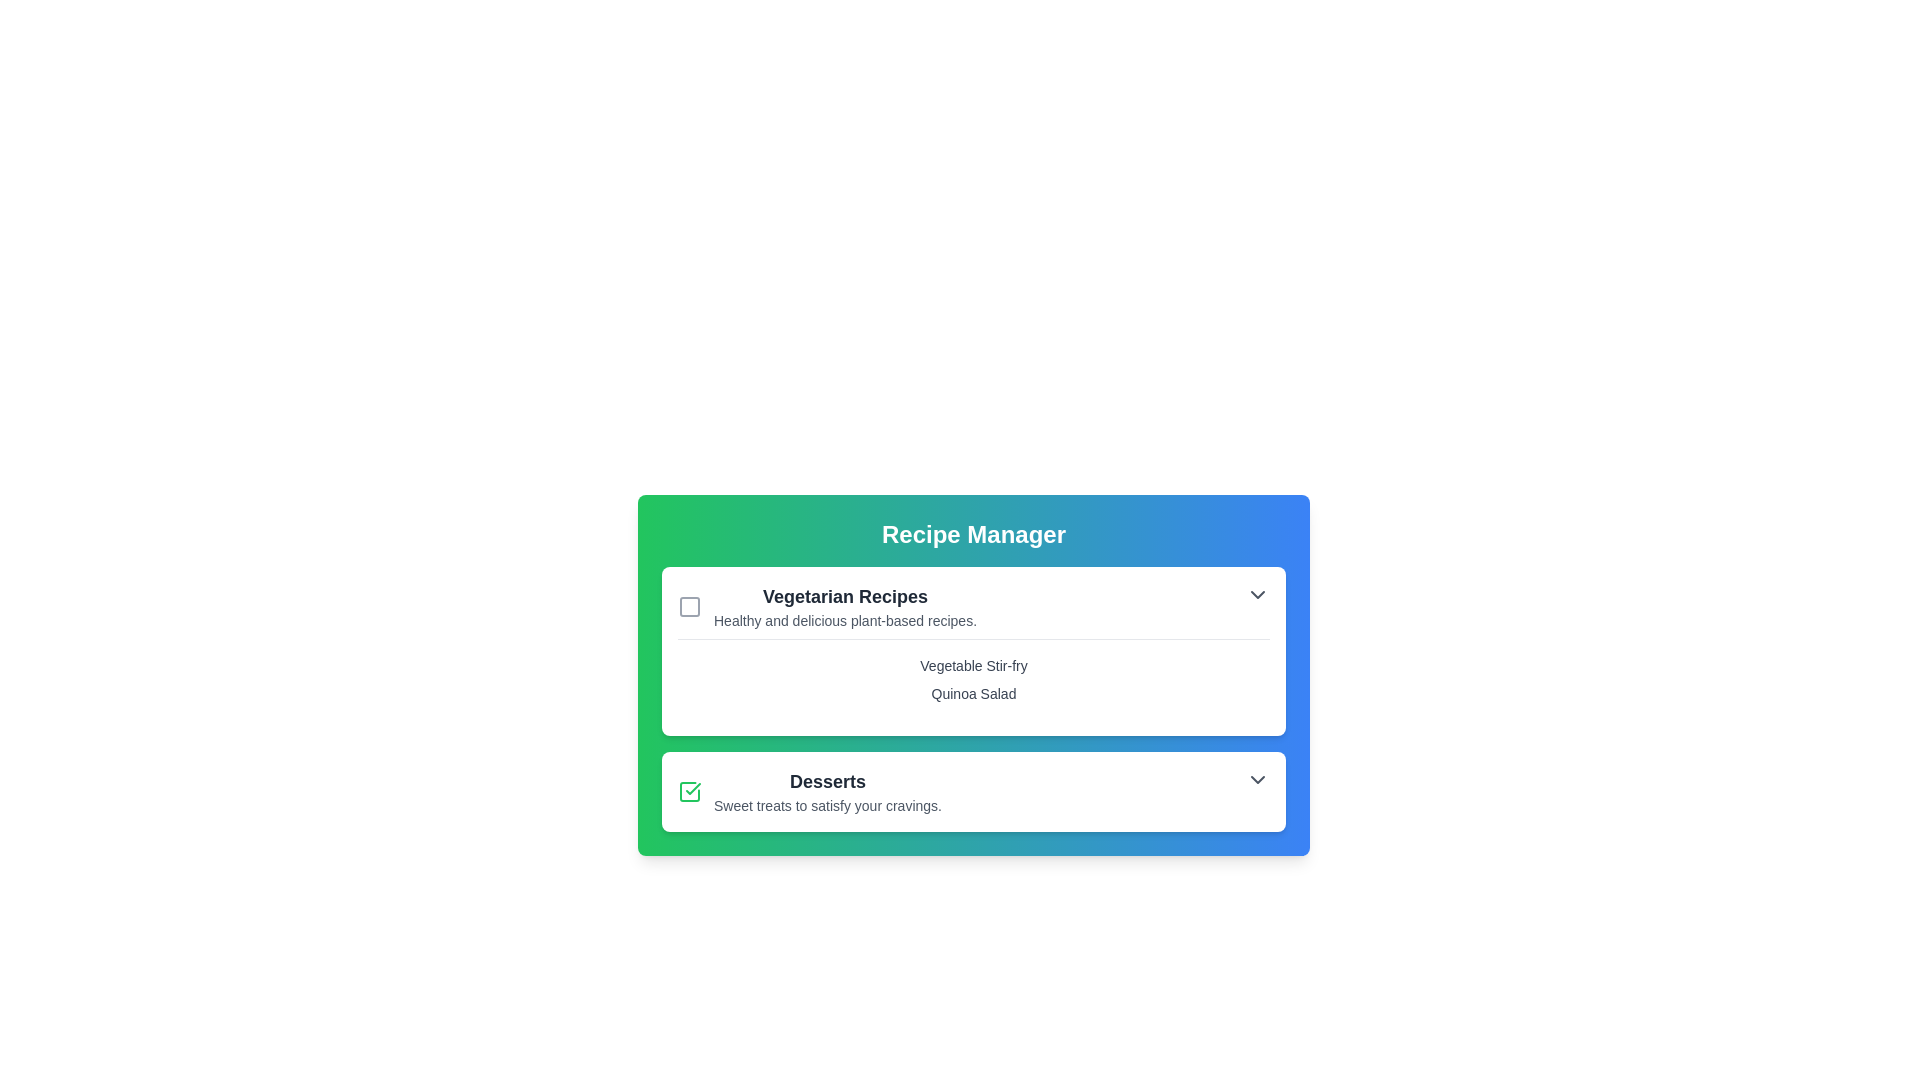  What do you see at coordinates (974, 790) in the screenshot?
I see `the checkbox` at bounding box center [974, 790].